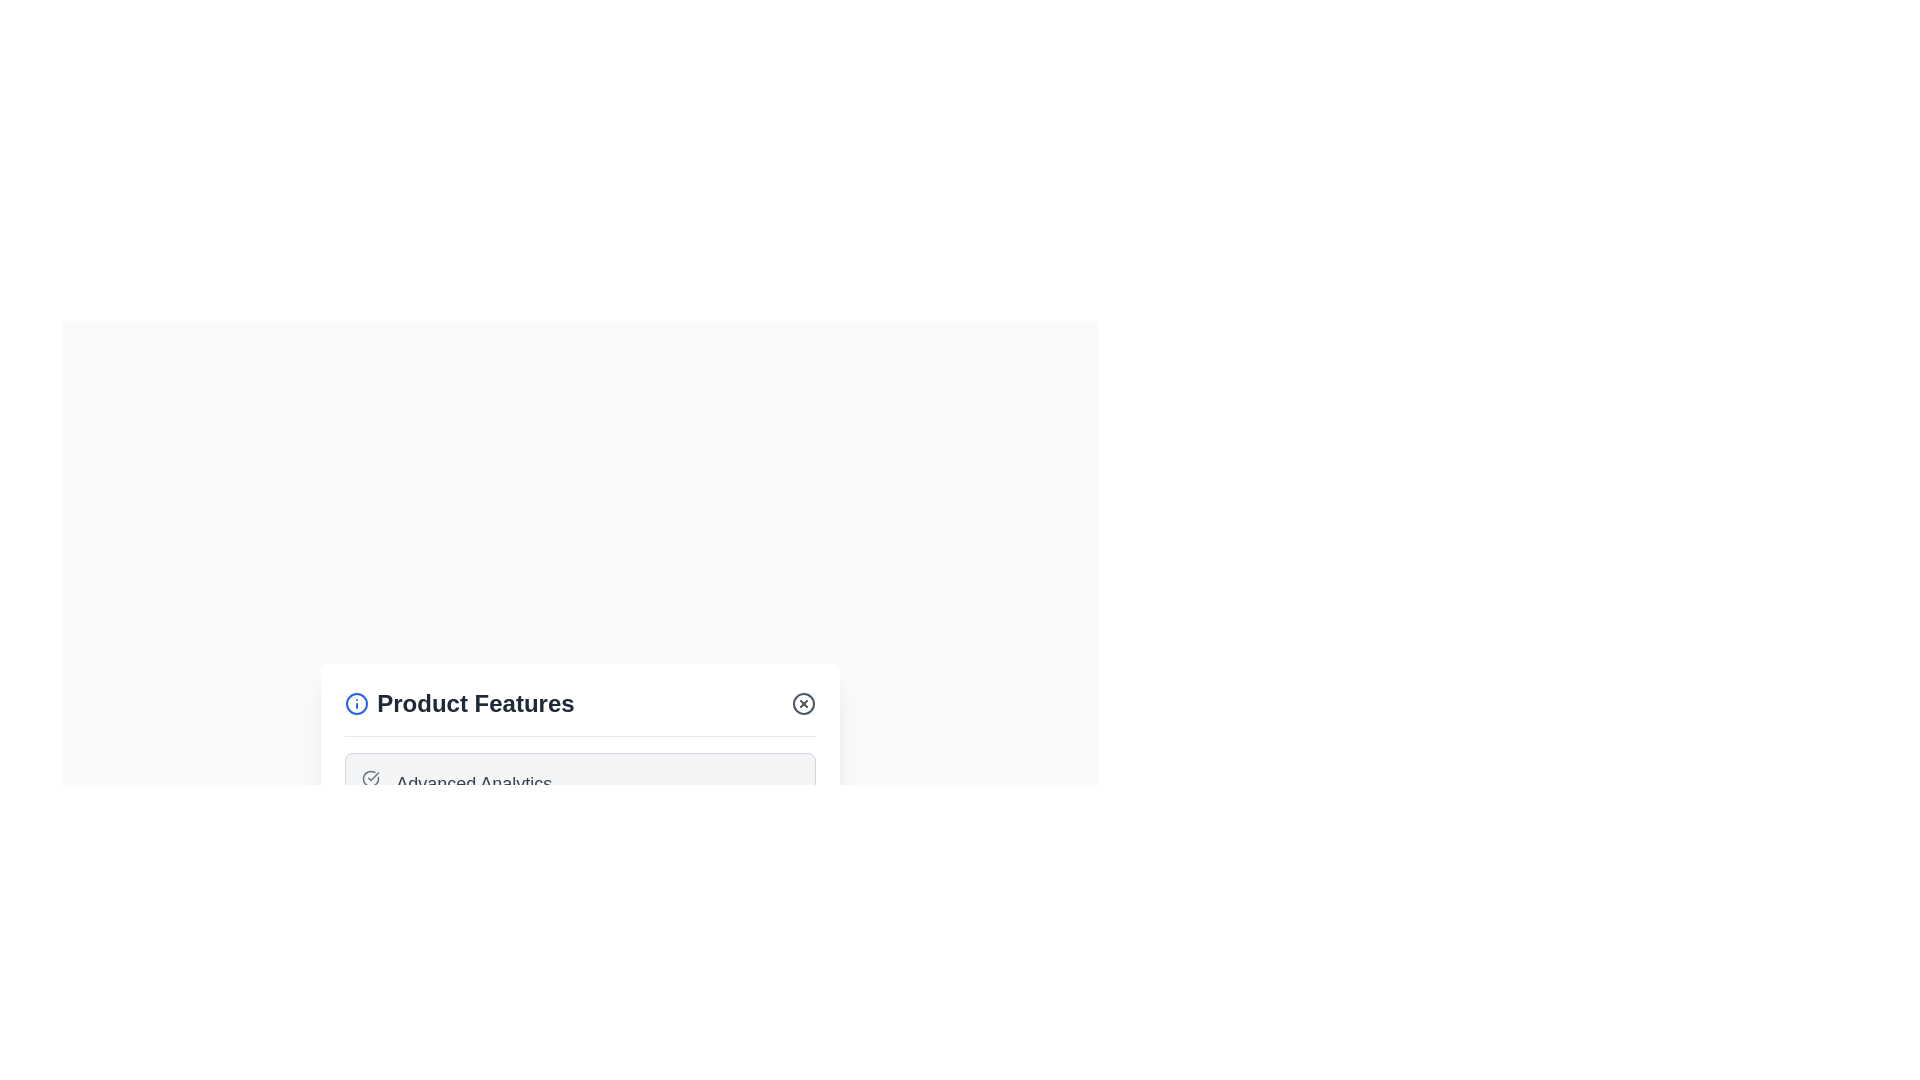 The width and height of the screenshot is (1920, 1080). What do you see at coordinates (803, 702) in the screenshot?
I see `the close button in the top-right corner of the 'Product Features' card` at bounding box center [803, 702].